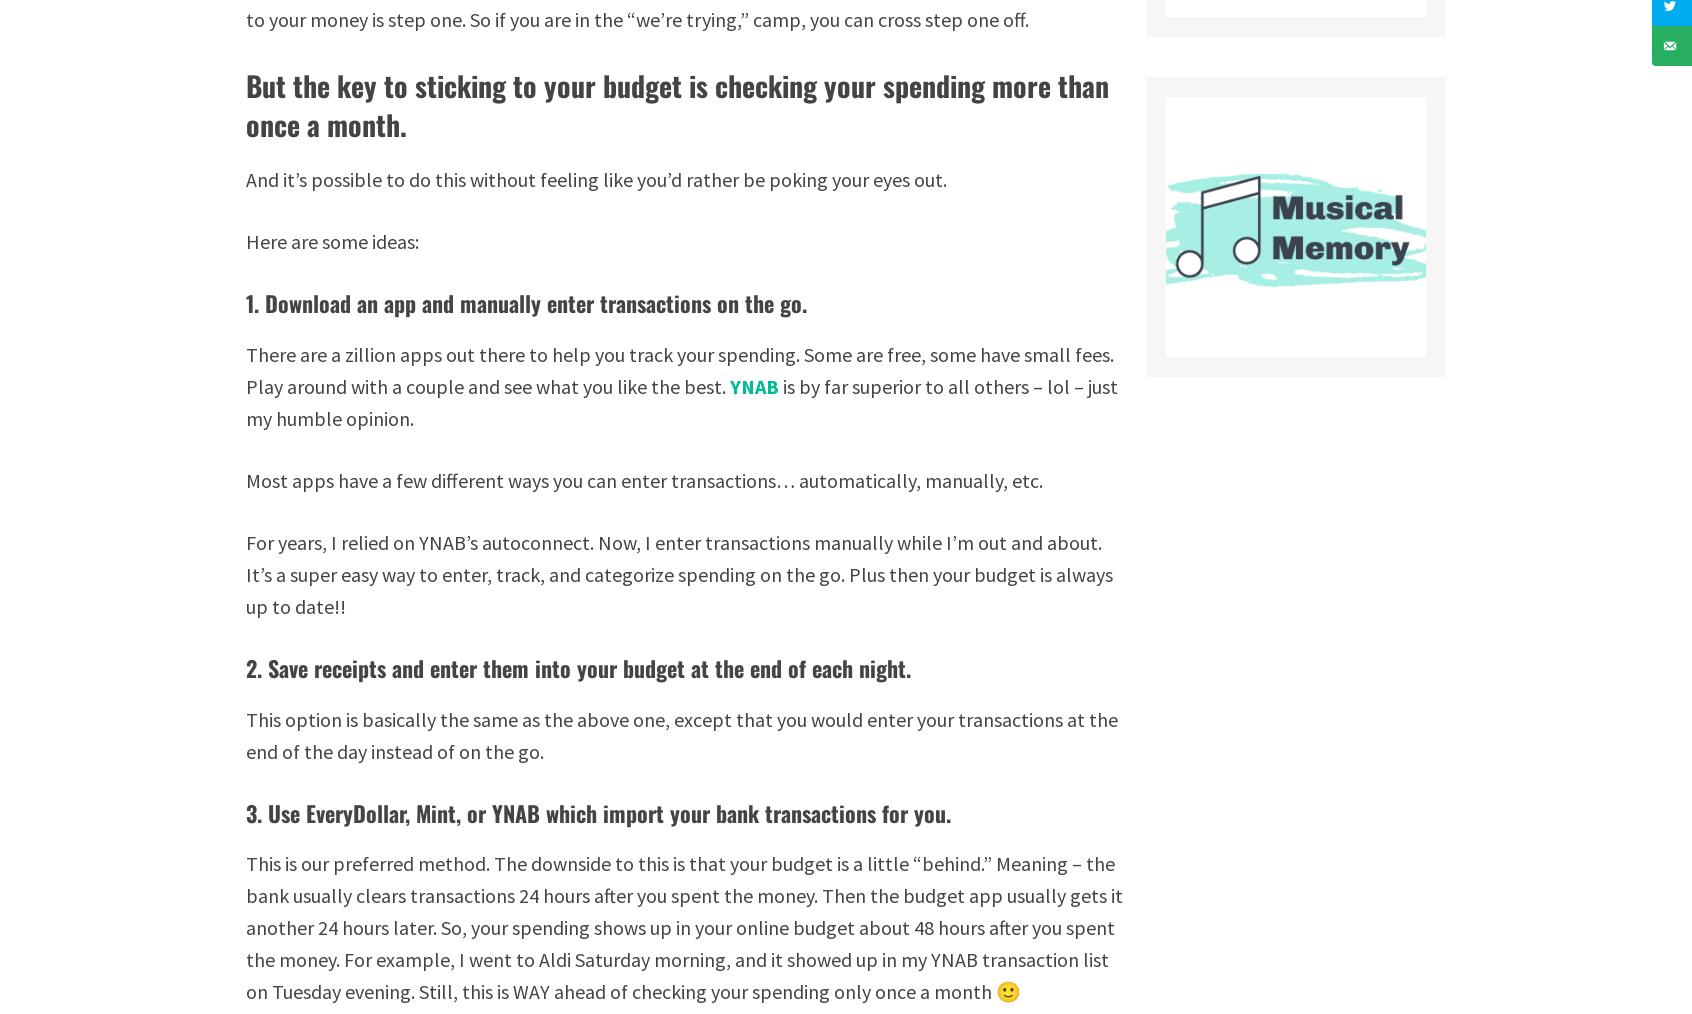  What do you see at coordinates (644, 479) in the screenshot?
I see `'Most apps have a few different ways you can enter transactions… automatically, manually, etc.'` at bounding box center [644, 479].